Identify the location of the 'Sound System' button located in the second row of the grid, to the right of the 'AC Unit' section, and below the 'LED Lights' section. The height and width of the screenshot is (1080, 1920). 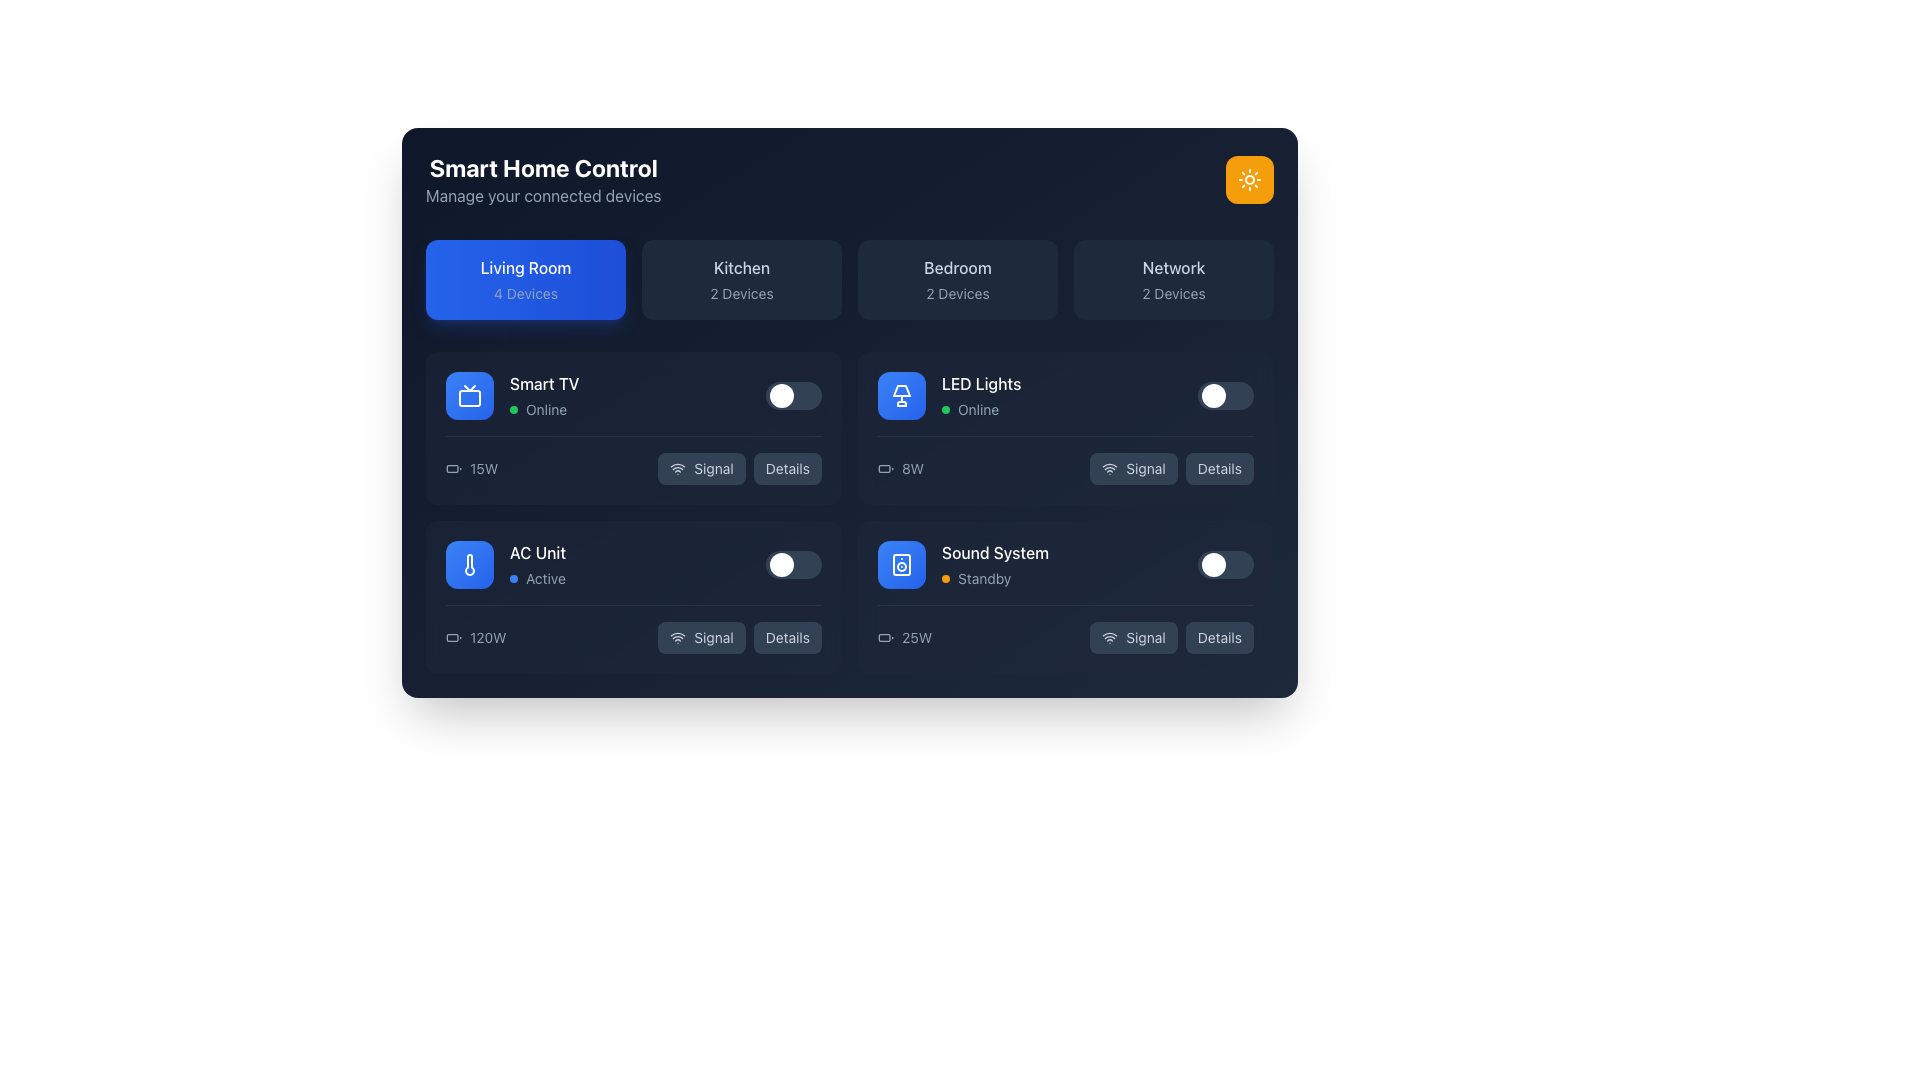
(901, 564).